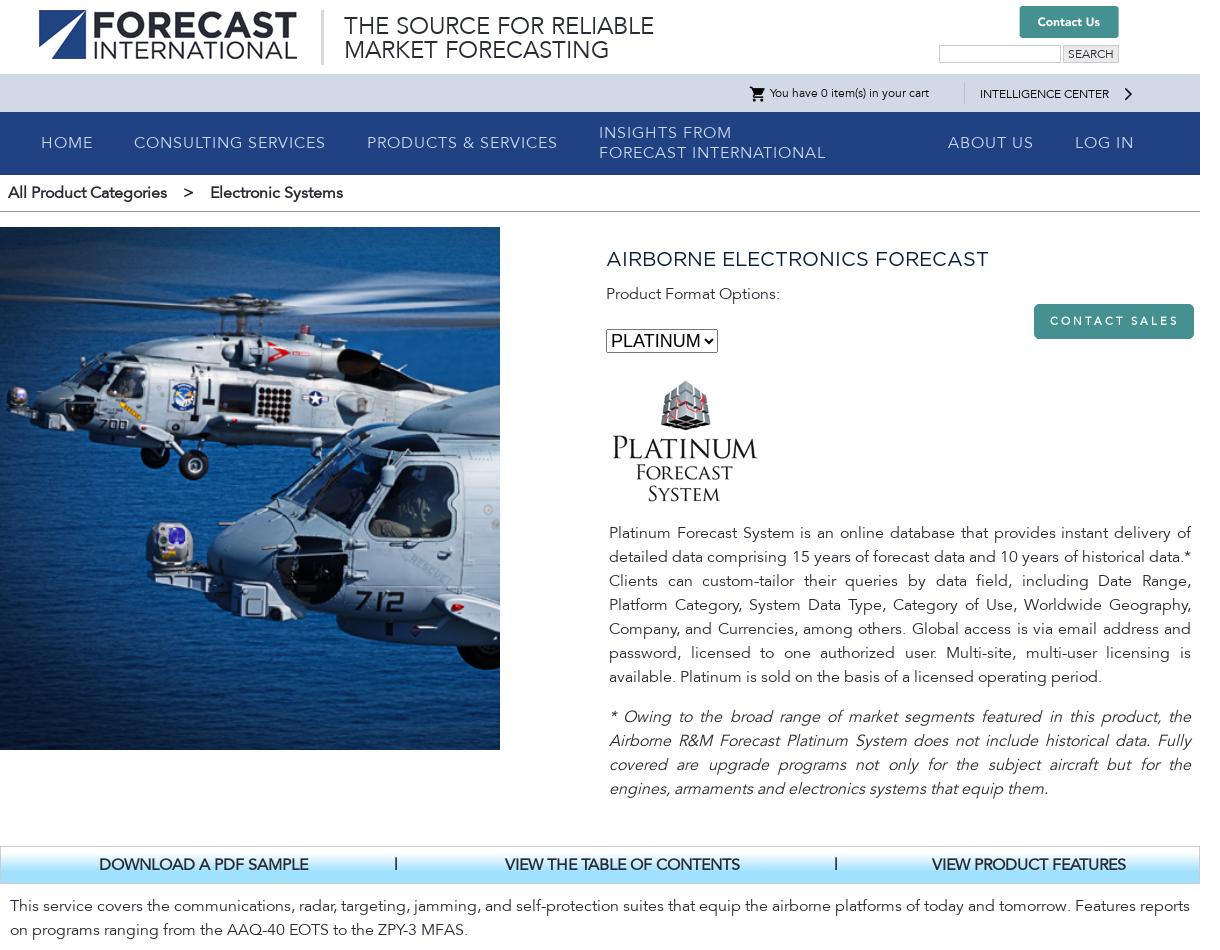  Describe the element at coordinates (52, 472) in the screenshot. I see `'Your private'` at that location.